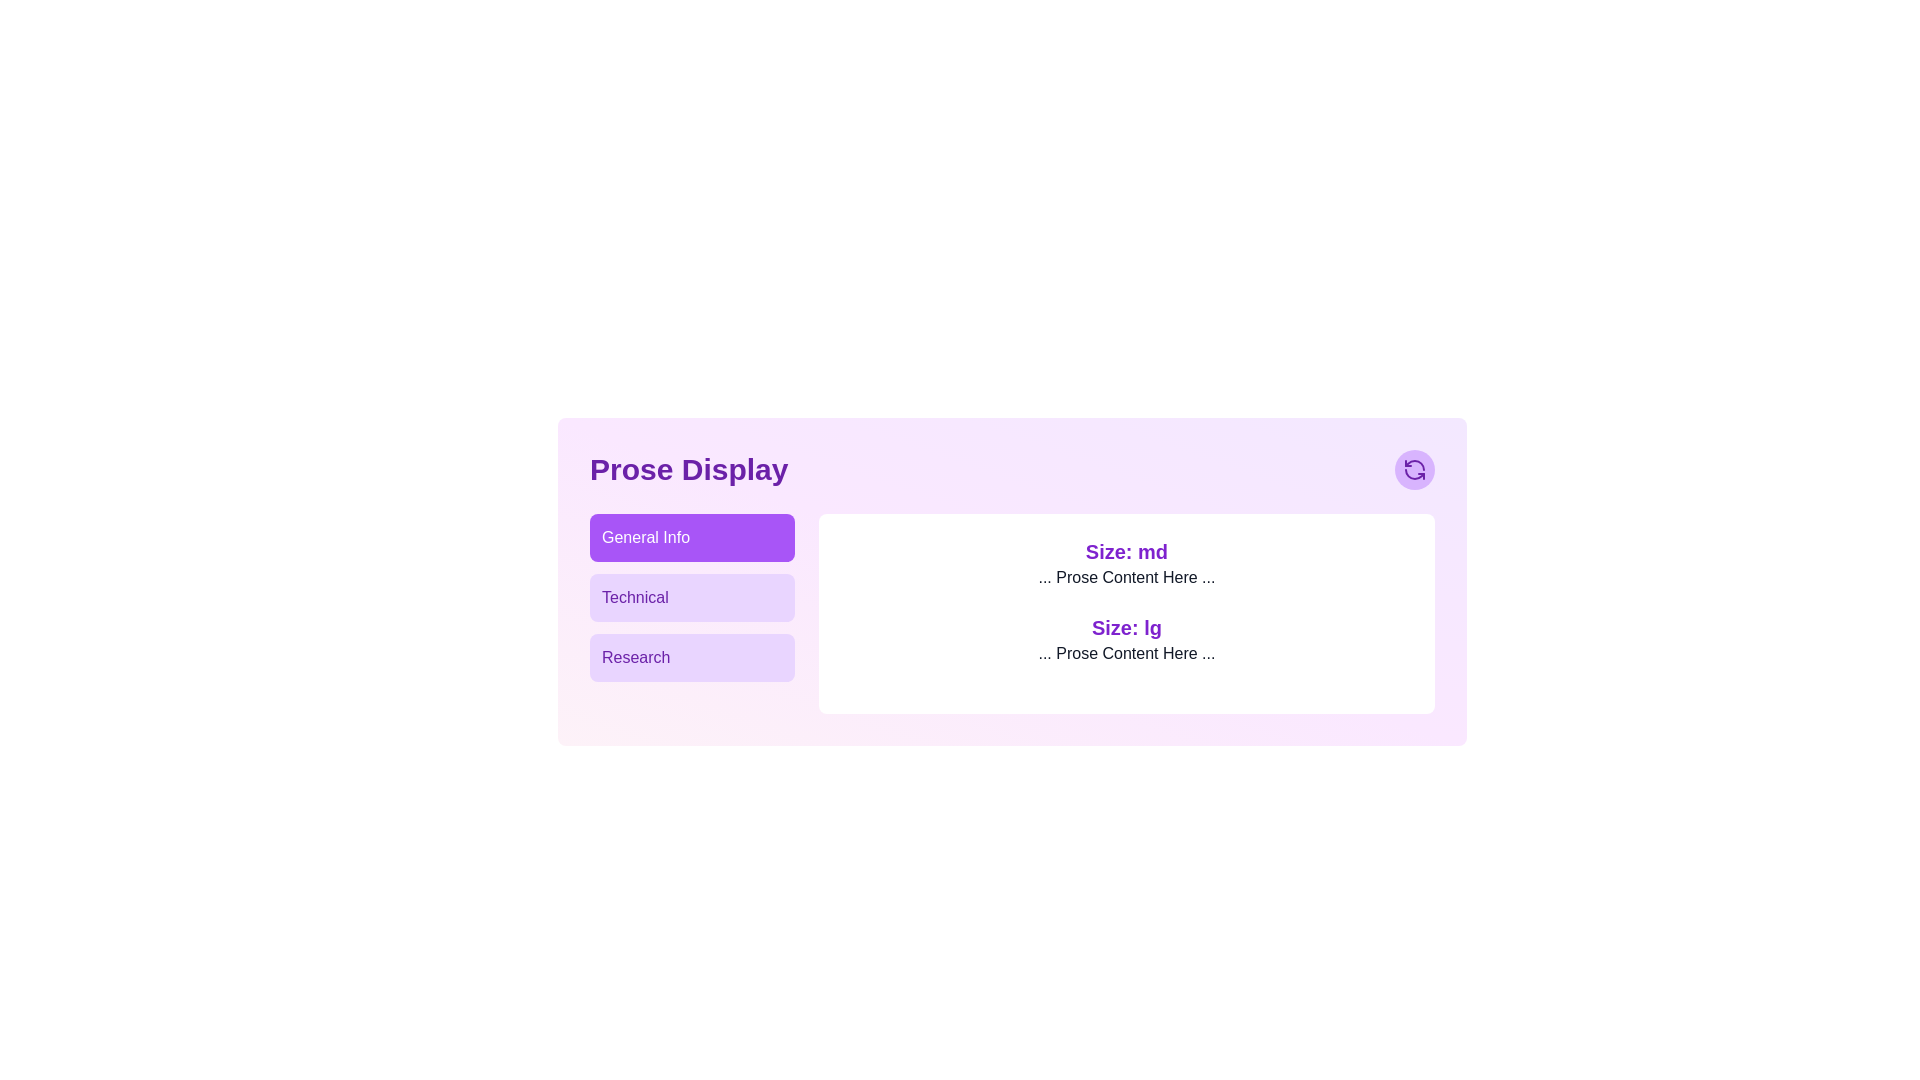 The width and height of the screenshot is (1920, 1080). What do you see at coordinates (1127, 654) in the screenshot?
I see `the text block styled with a large serif font in gray, located below the title 'Size: lg' within the main content card` at bounding box center [1127, 654].